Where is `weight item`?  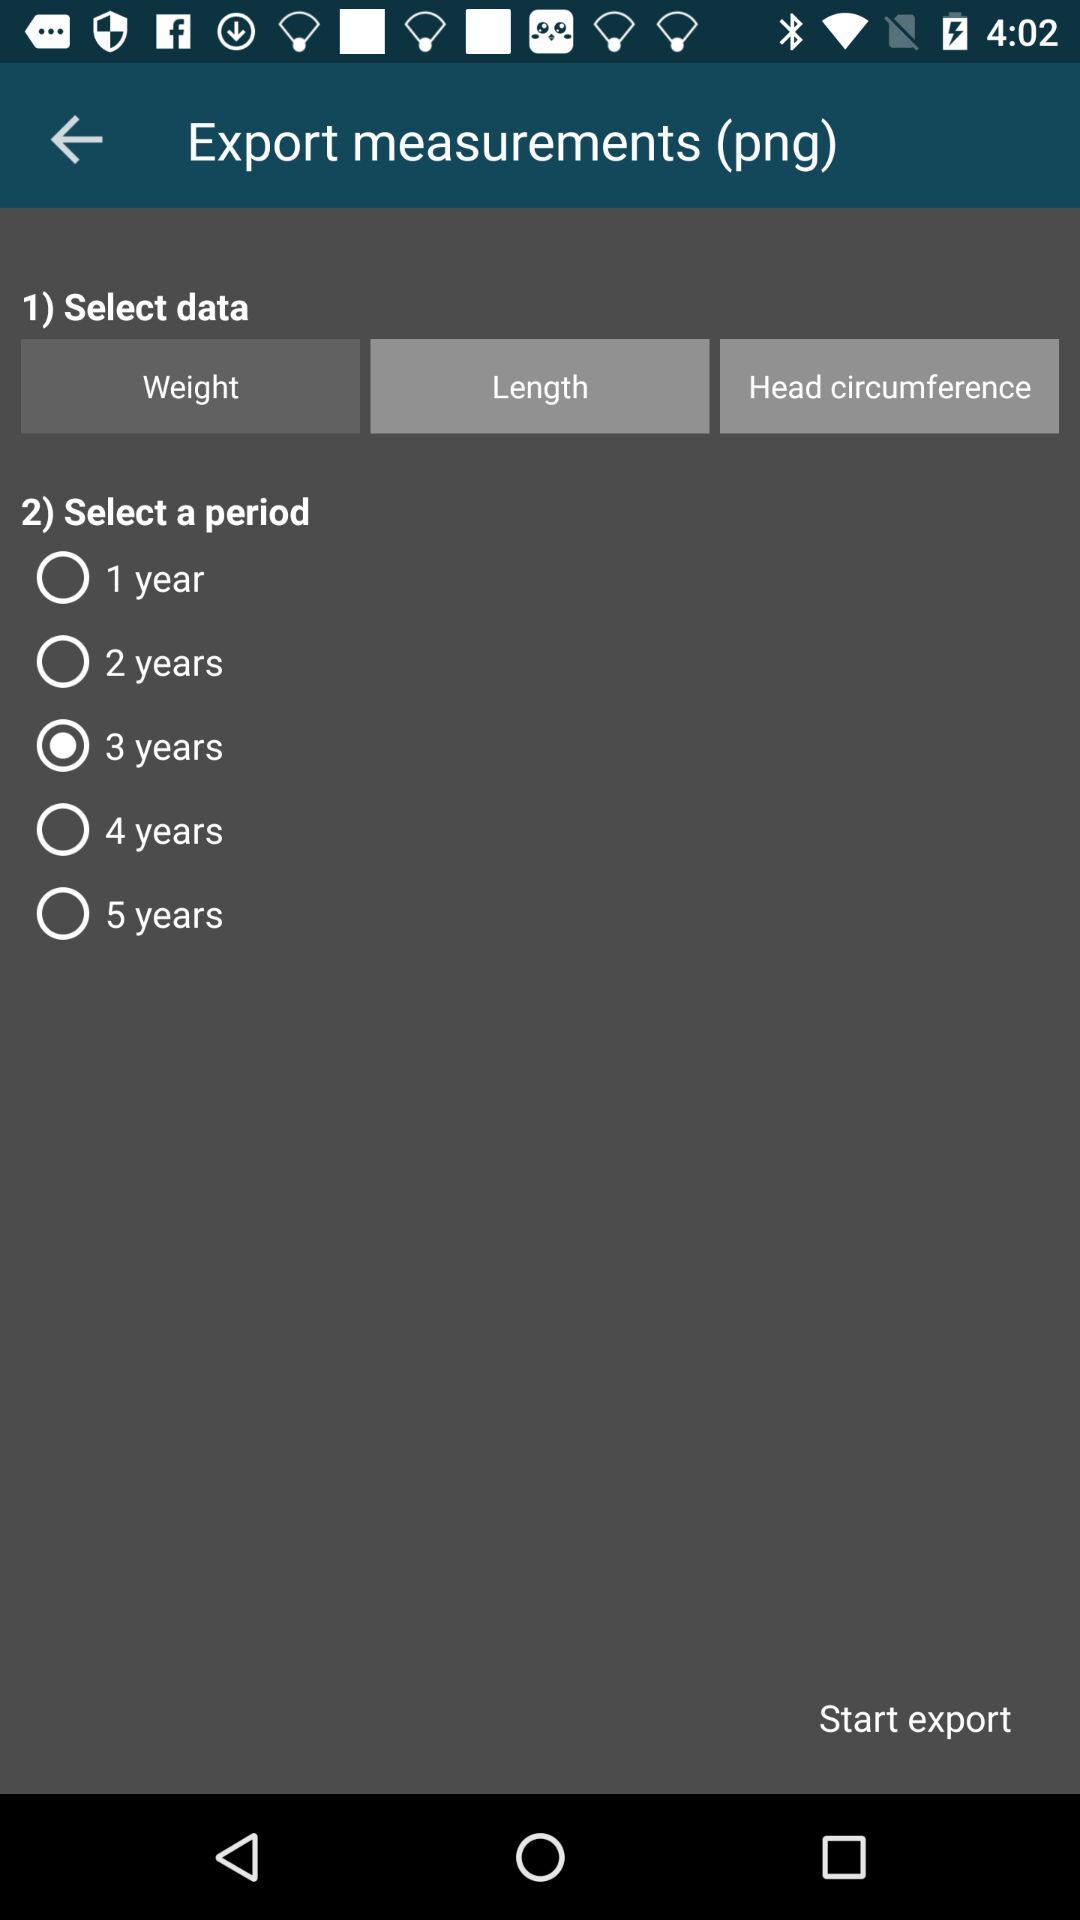
weight item is located at coordinates (190, 386).